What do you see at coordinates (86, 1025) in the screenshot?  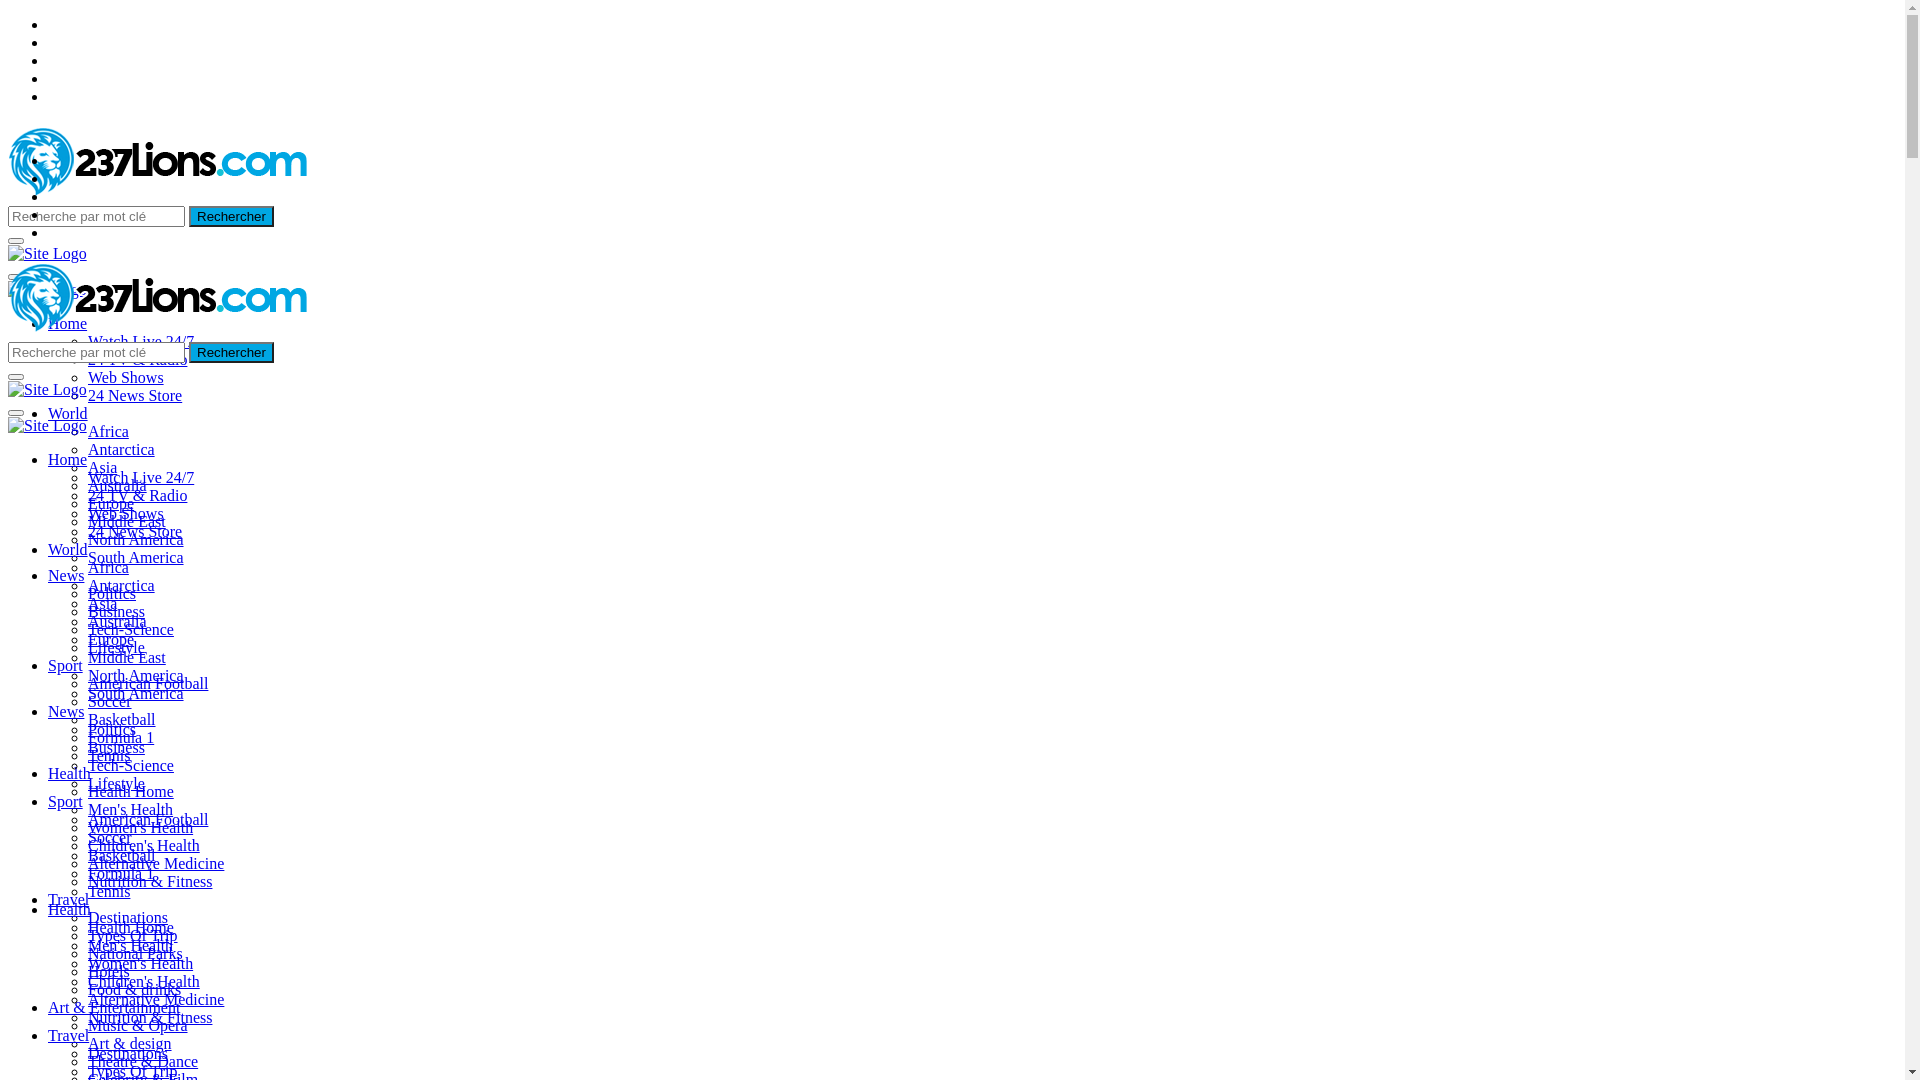 I see `'Music & Opera'` at bounding box center [86, 1025].